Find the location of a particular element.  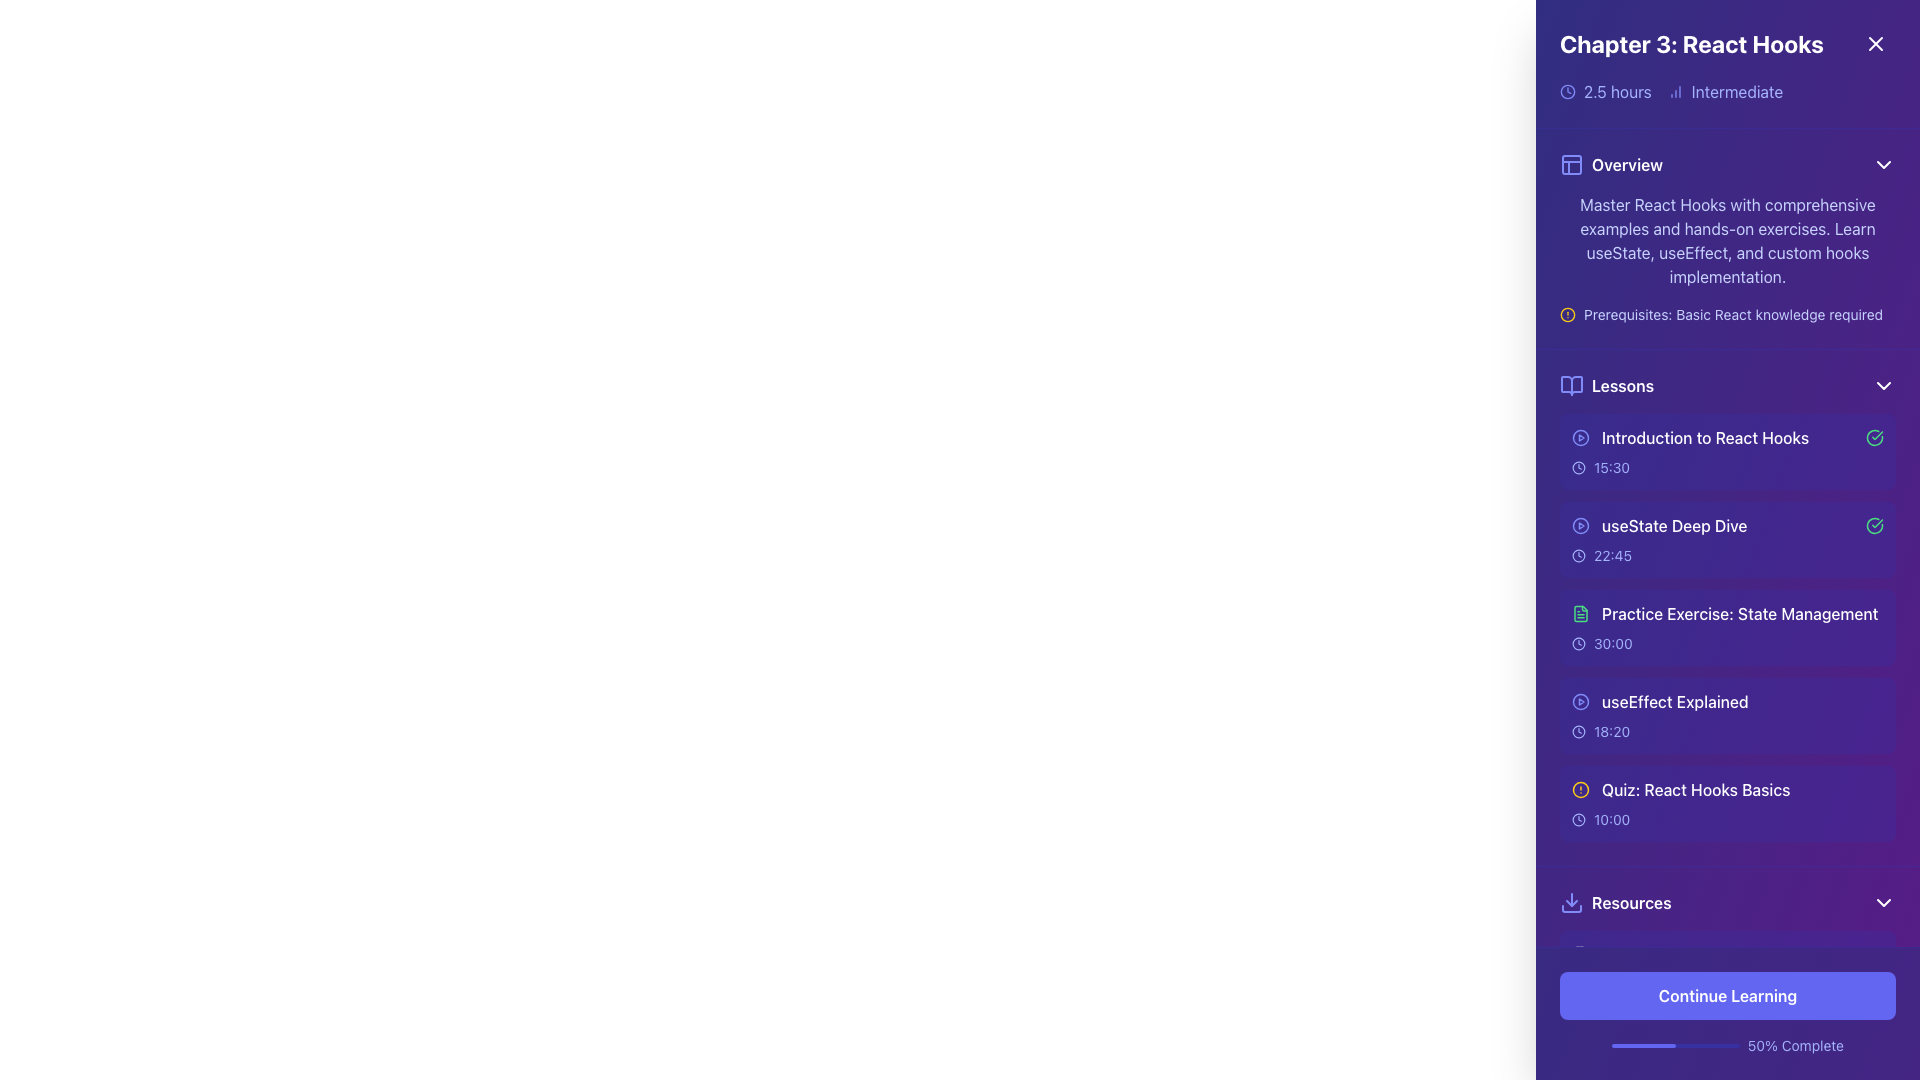

the 'useEffect Explained' lesson item in the Lessons sidebar is located at coordinates (1727, 701).